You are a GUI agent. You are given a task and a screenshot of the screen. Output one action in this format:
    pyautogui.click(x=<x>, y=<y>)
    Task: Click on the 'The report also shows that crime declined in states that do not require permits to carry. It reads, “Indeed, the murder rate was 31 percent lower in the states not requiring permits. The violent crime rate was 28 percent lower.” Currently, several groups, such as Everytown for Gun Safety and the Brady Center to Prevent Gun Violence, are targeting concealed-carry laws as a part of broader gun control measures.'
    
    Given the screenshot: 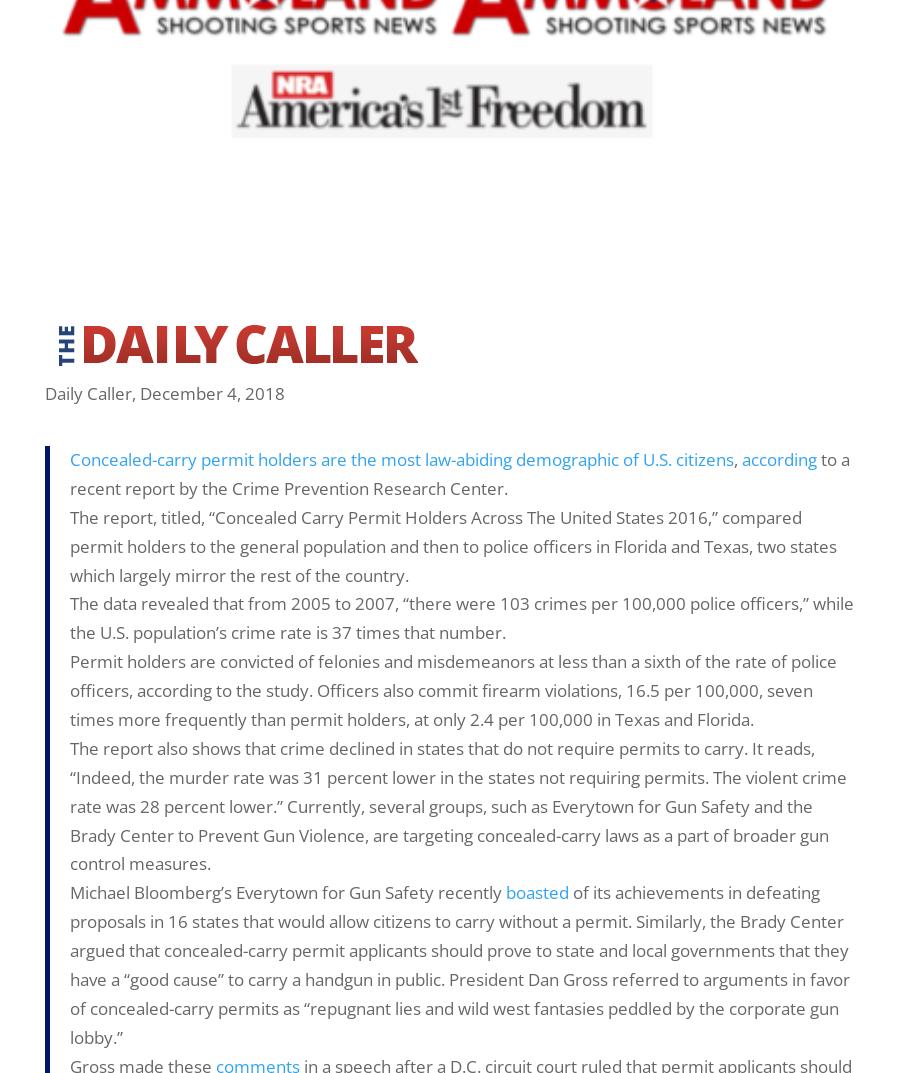 What is the action you would take?
    pyautogui.click(x=457, y=805)
    